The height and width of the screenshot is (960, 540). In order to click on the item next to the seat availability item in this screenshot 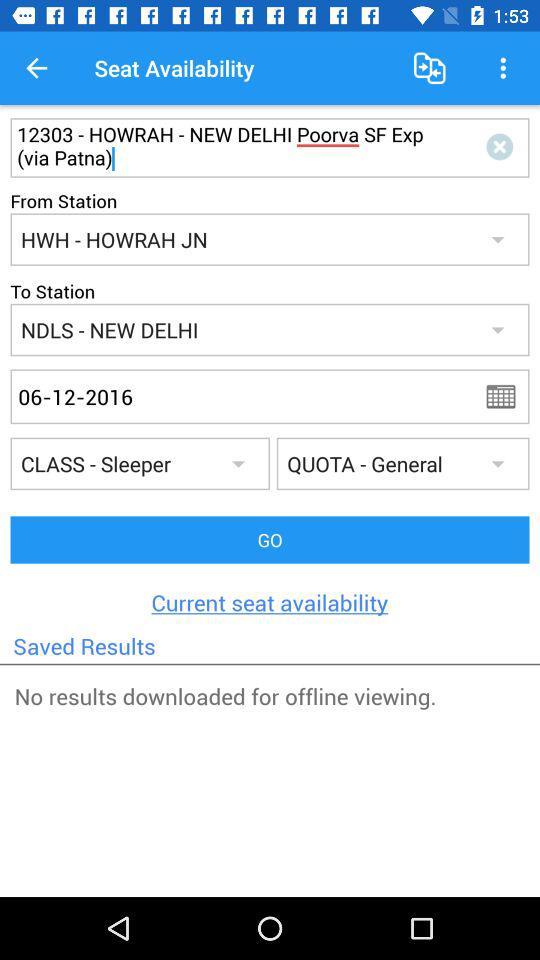, I will do `click(428, 68)`.